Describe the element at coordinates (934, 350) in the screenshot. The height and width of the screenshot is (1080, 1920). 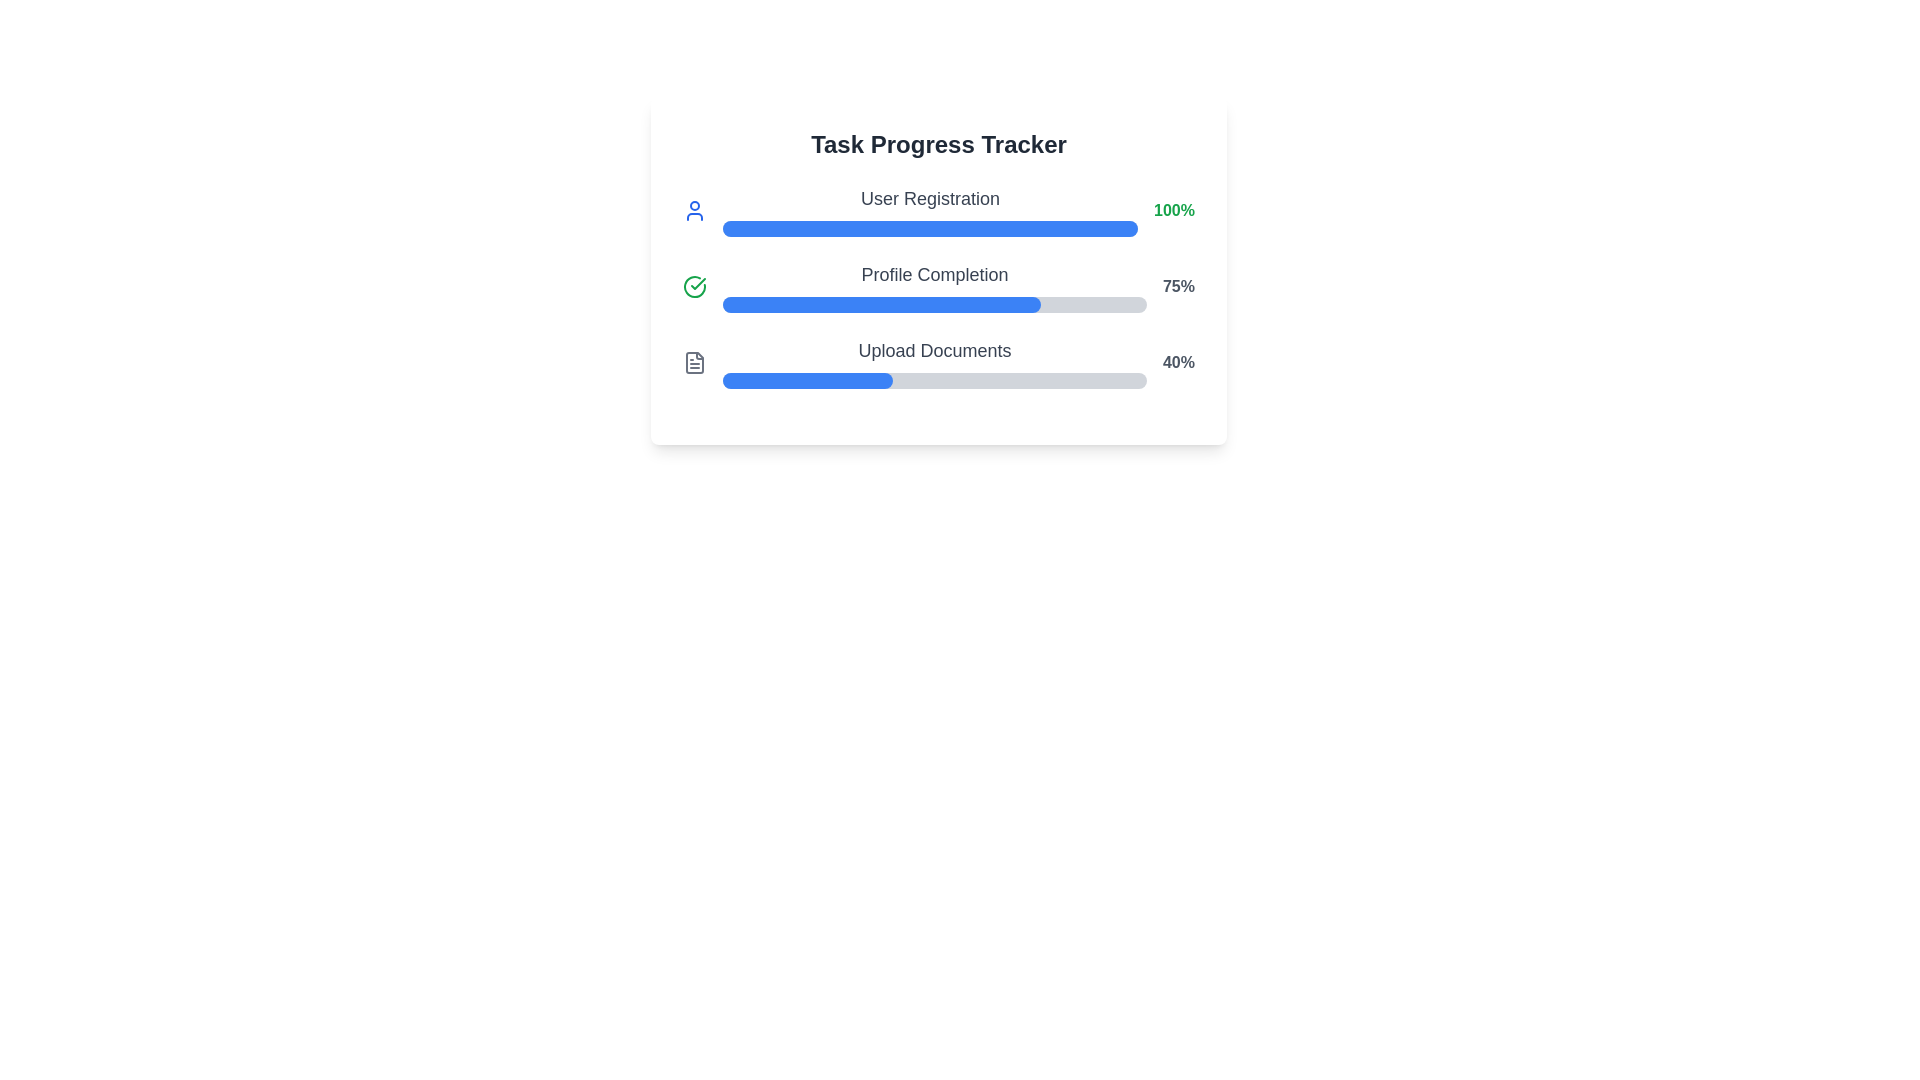
I see `text label that describes the associated progress bar's task or status, positioned as the third label in a vertical sequence below 'Profile Completion'` at that location.